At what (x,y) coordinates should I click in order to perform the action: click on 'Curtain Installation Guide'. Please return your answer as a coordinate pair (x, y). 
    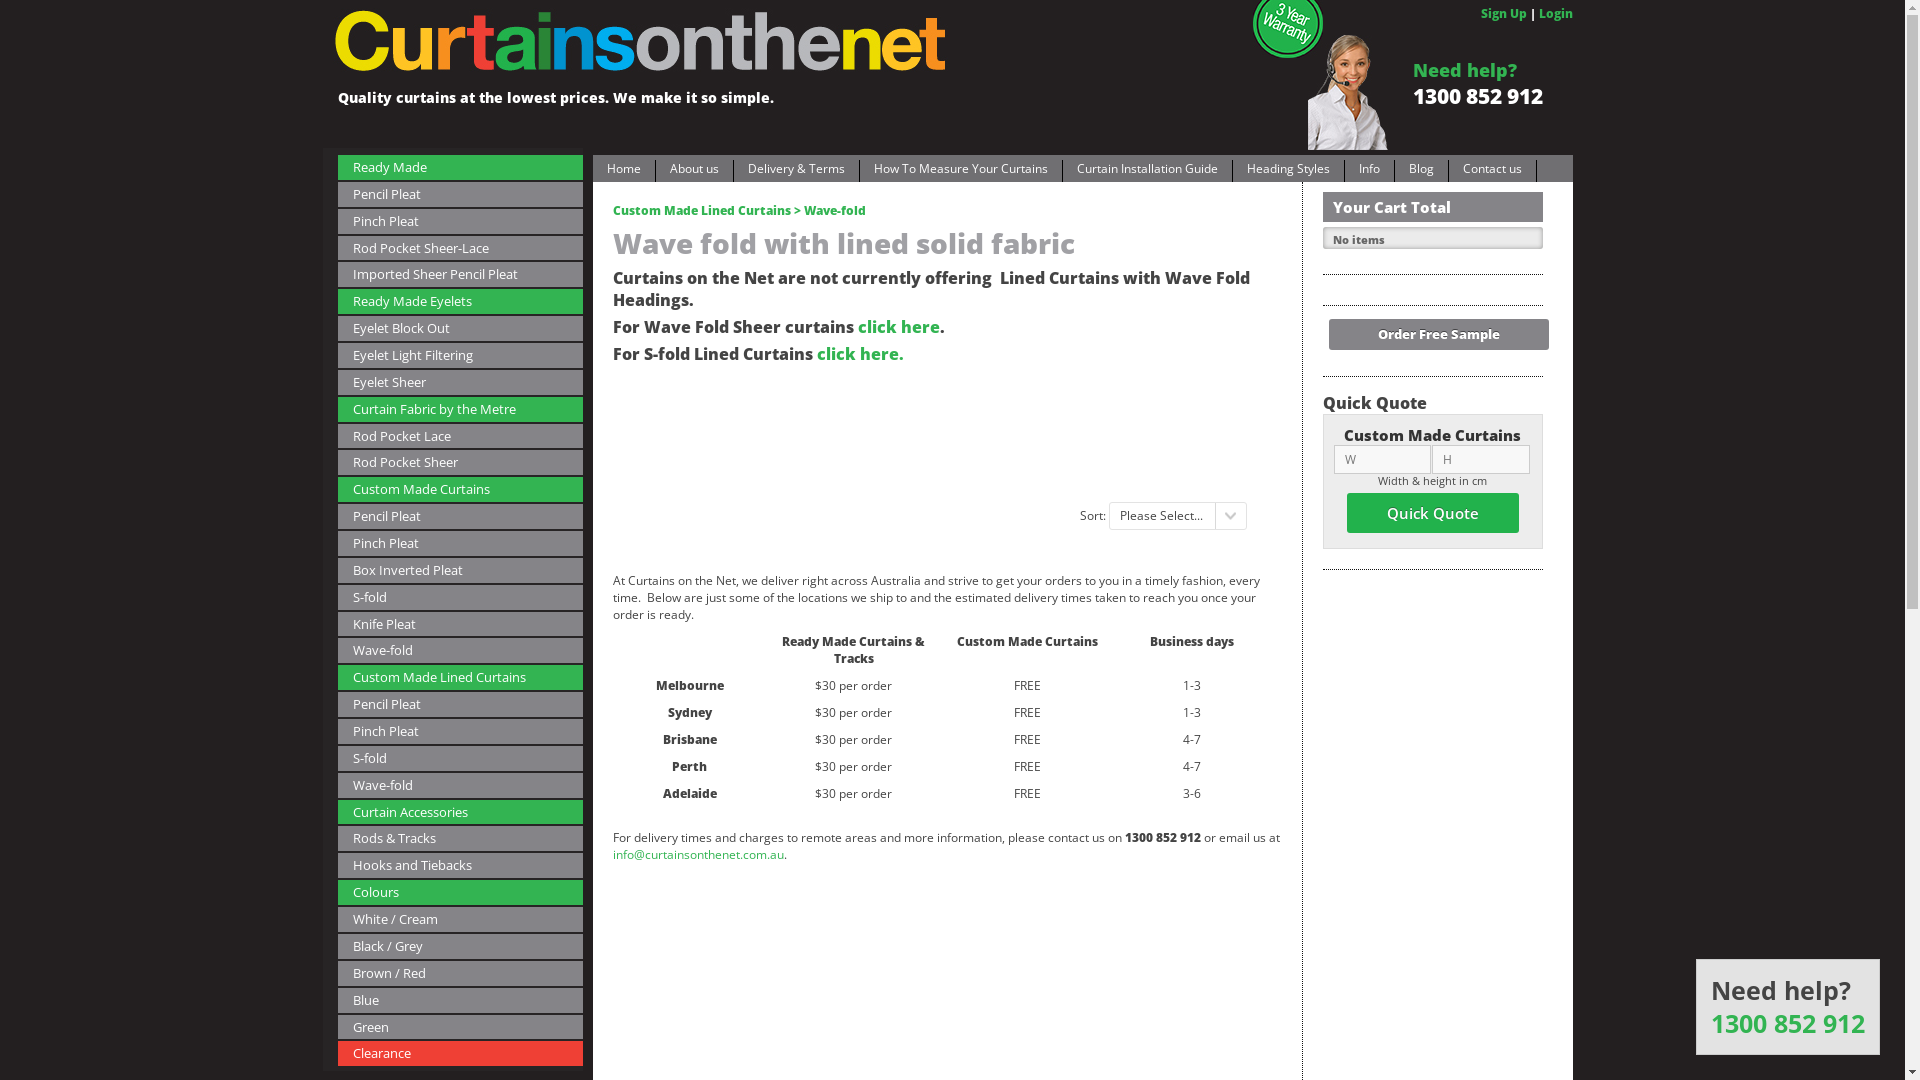
    Looking at the image, I should click on (1060, 169).